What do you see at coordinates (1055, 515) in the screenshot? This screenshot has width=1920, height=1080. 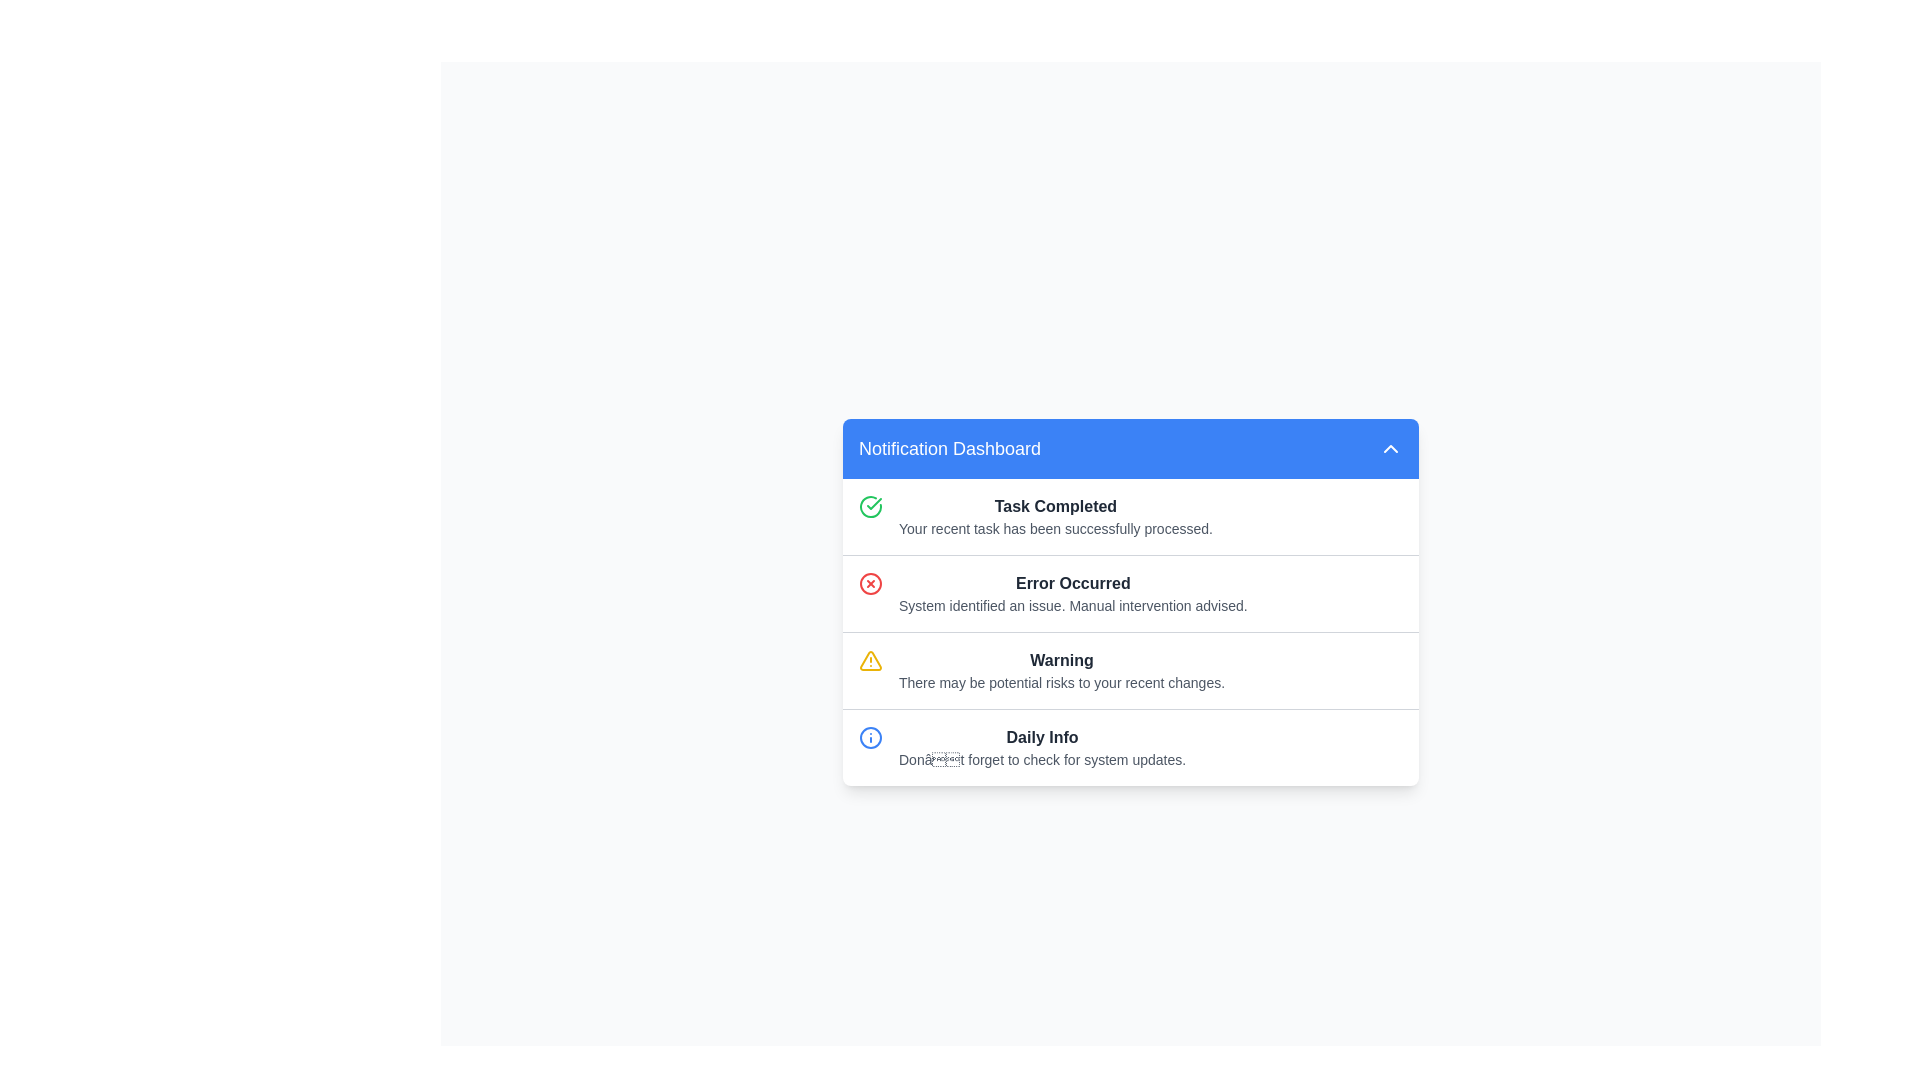 I see `text content from the Text block notification displaying 'Task Completed' and 'Your recent task has been successfully processed.'` at bounding box center [1055, 515].